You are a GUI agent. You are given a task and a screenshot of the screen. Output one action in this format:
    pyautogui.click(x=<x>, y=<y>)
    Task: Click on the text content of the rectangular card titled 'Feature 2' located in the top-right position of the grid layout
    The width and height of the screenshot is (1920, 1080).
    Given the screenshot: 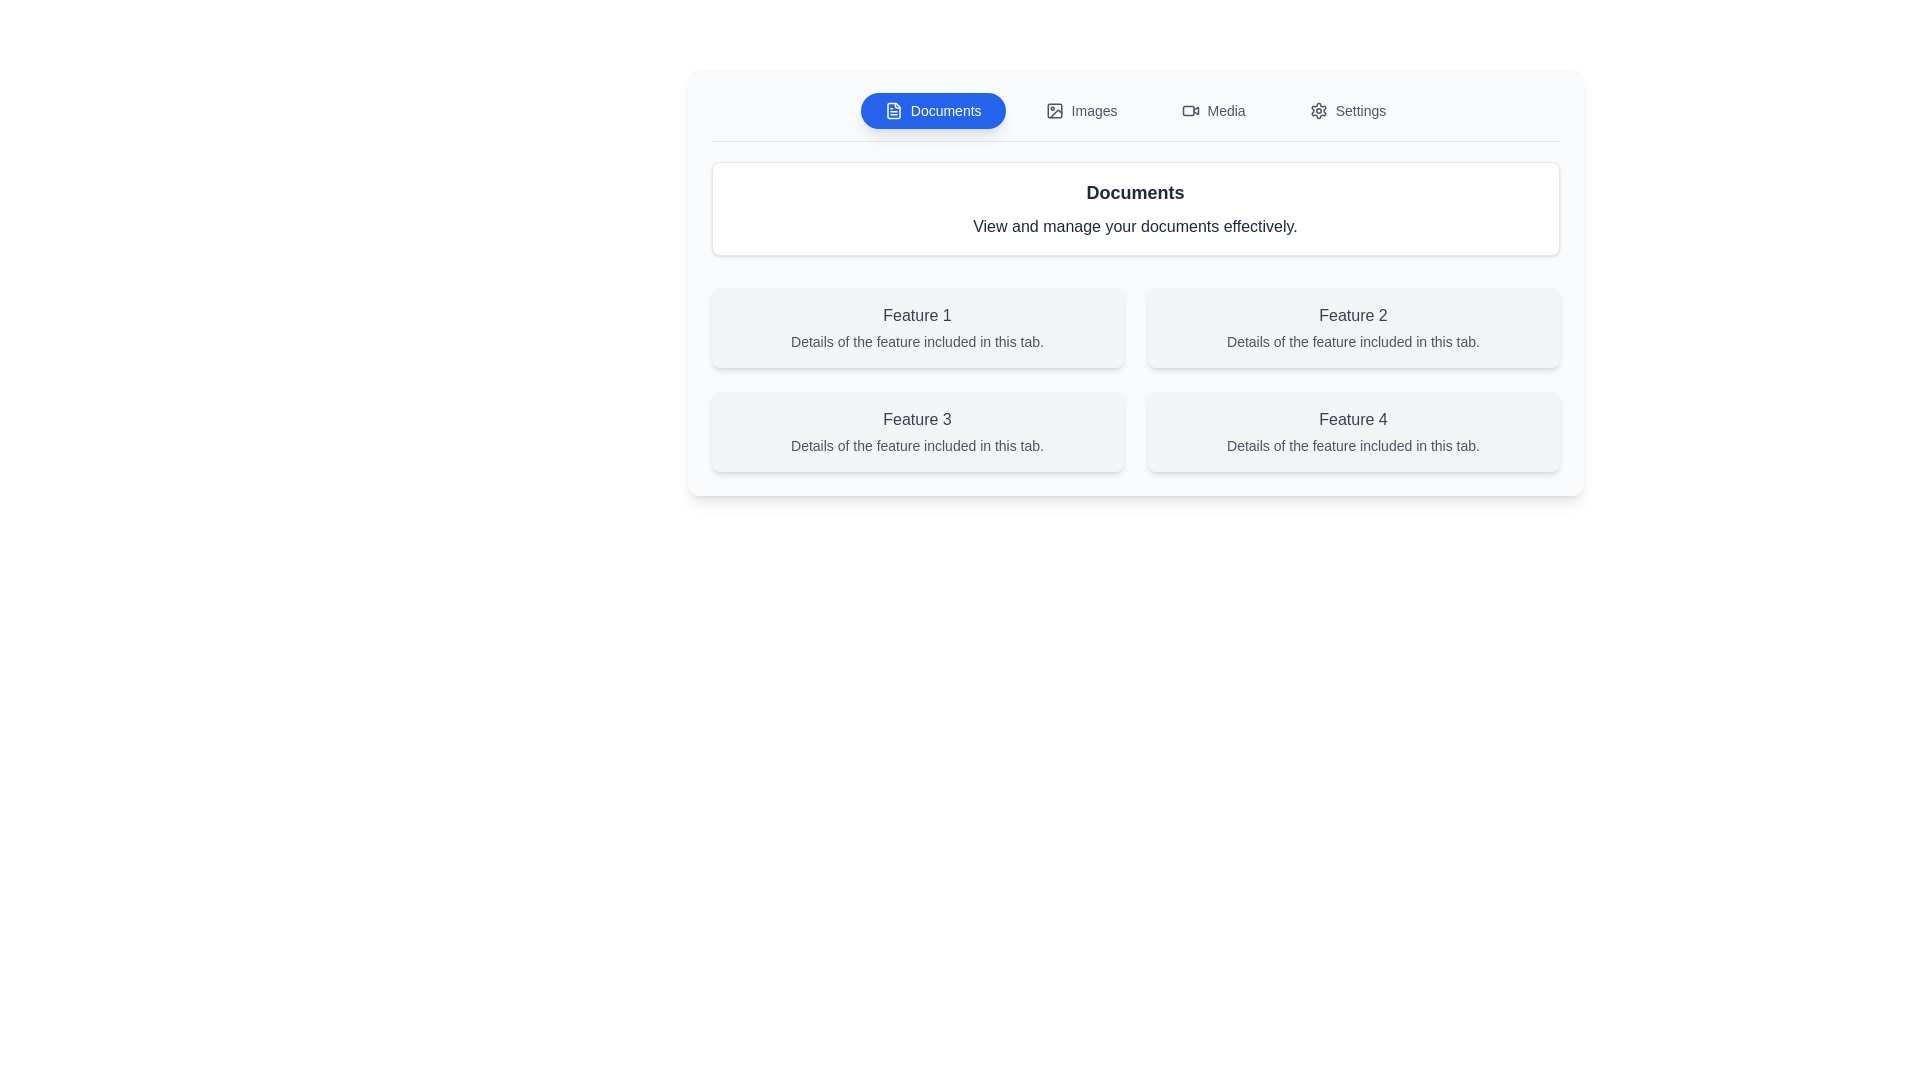 What is the action you would take?
    pyautogui.click(x=1353, y=326)
    